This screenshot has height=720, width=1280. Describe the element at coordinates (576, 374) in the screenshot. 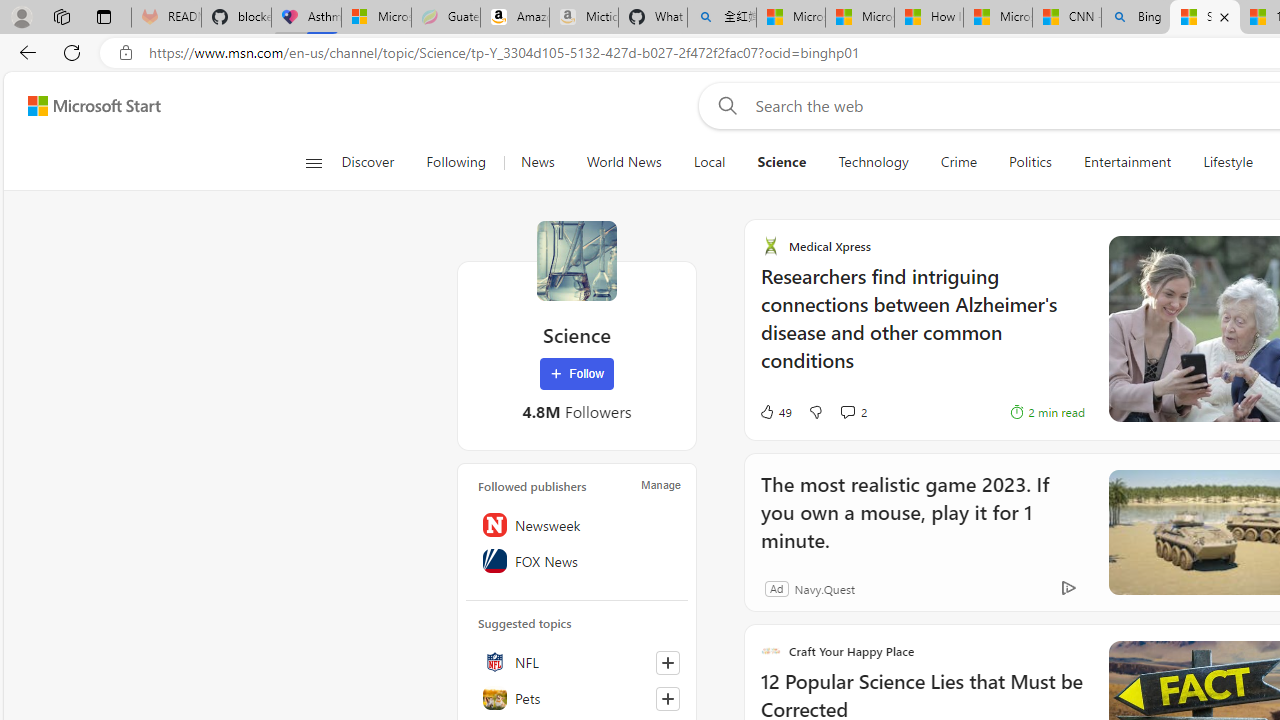

I see `'Follow'` at that location.